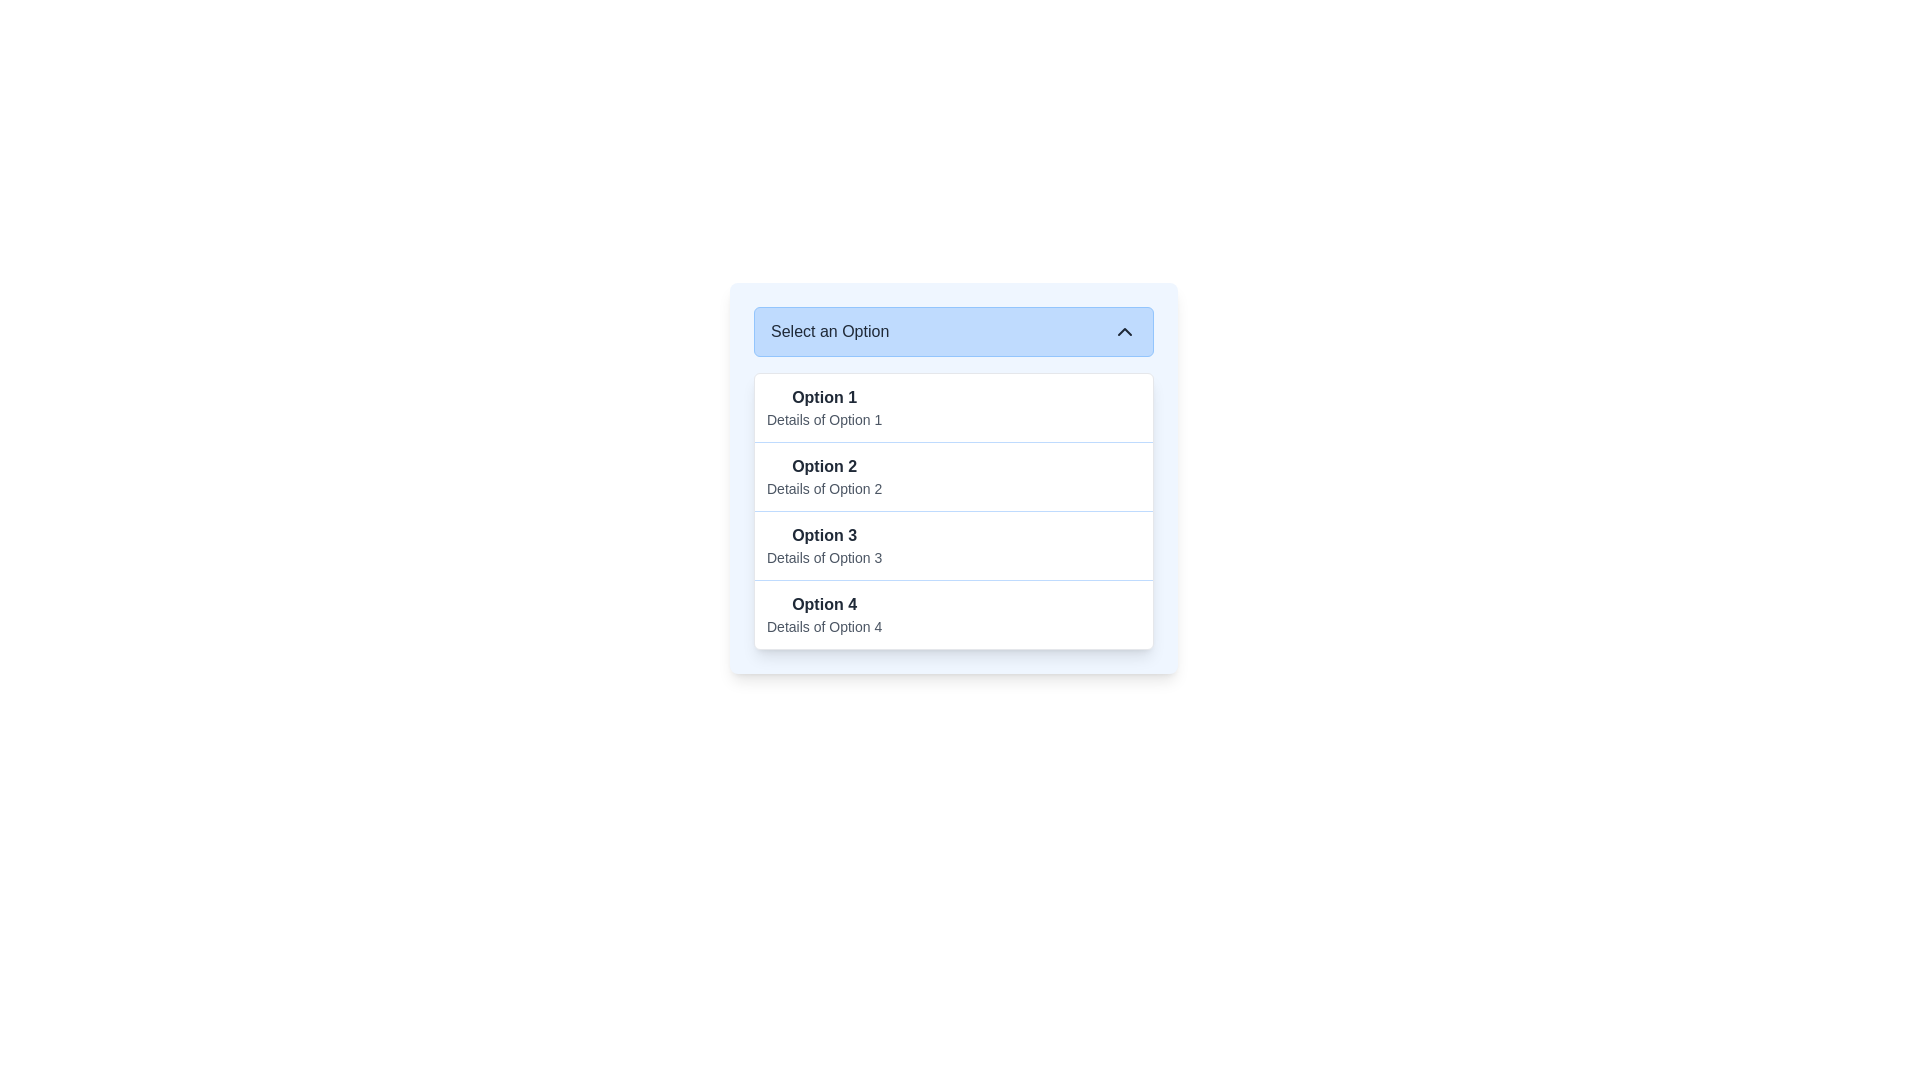 This screenshot has width=1920, height=1080. Describe the element at coordinates (824, 558) in the screenshot. I see `the text label displaying 'Details of Option 3', which is positioned below 'Option 3' in a lighter gray color within the option selection dropdown` at that location.